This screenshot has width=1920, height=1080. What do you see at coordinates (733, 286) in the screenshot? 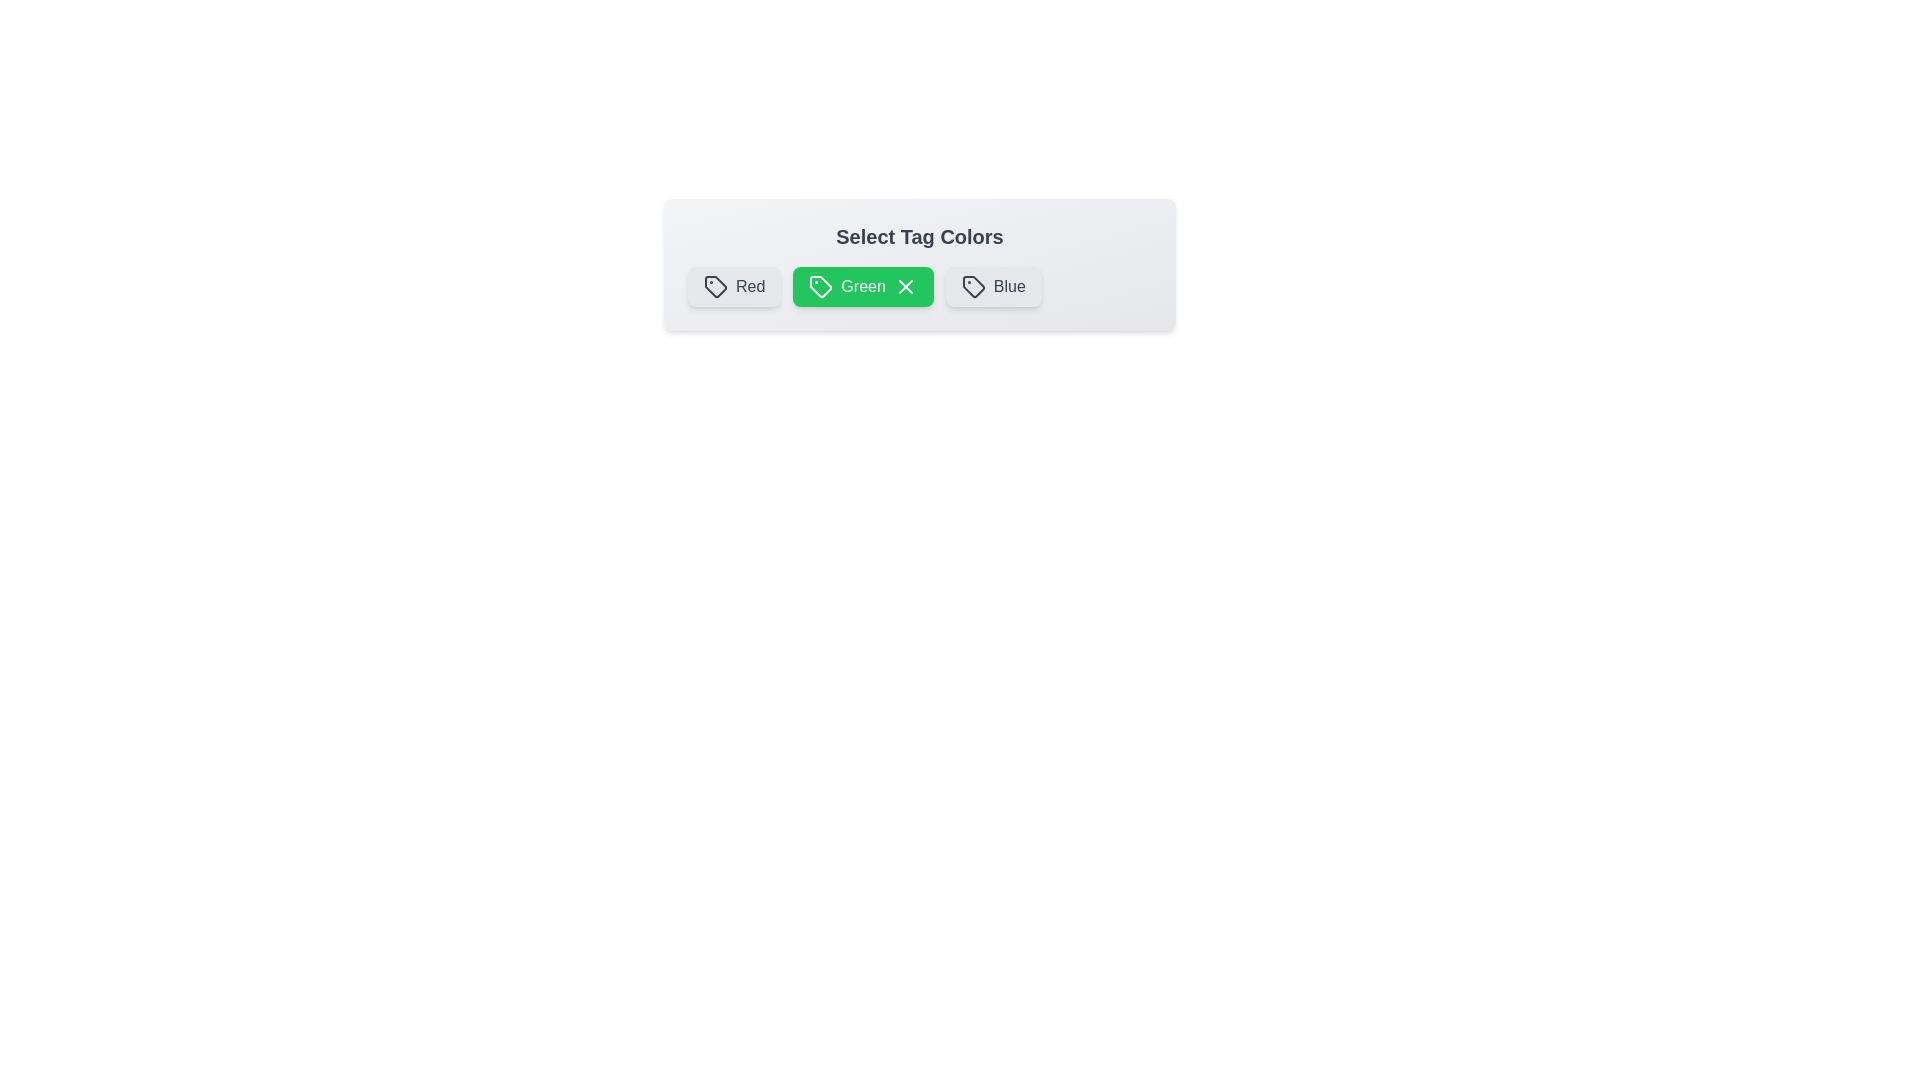
I see `the Red tag by clicking on it` at bounding box center [733, 286].